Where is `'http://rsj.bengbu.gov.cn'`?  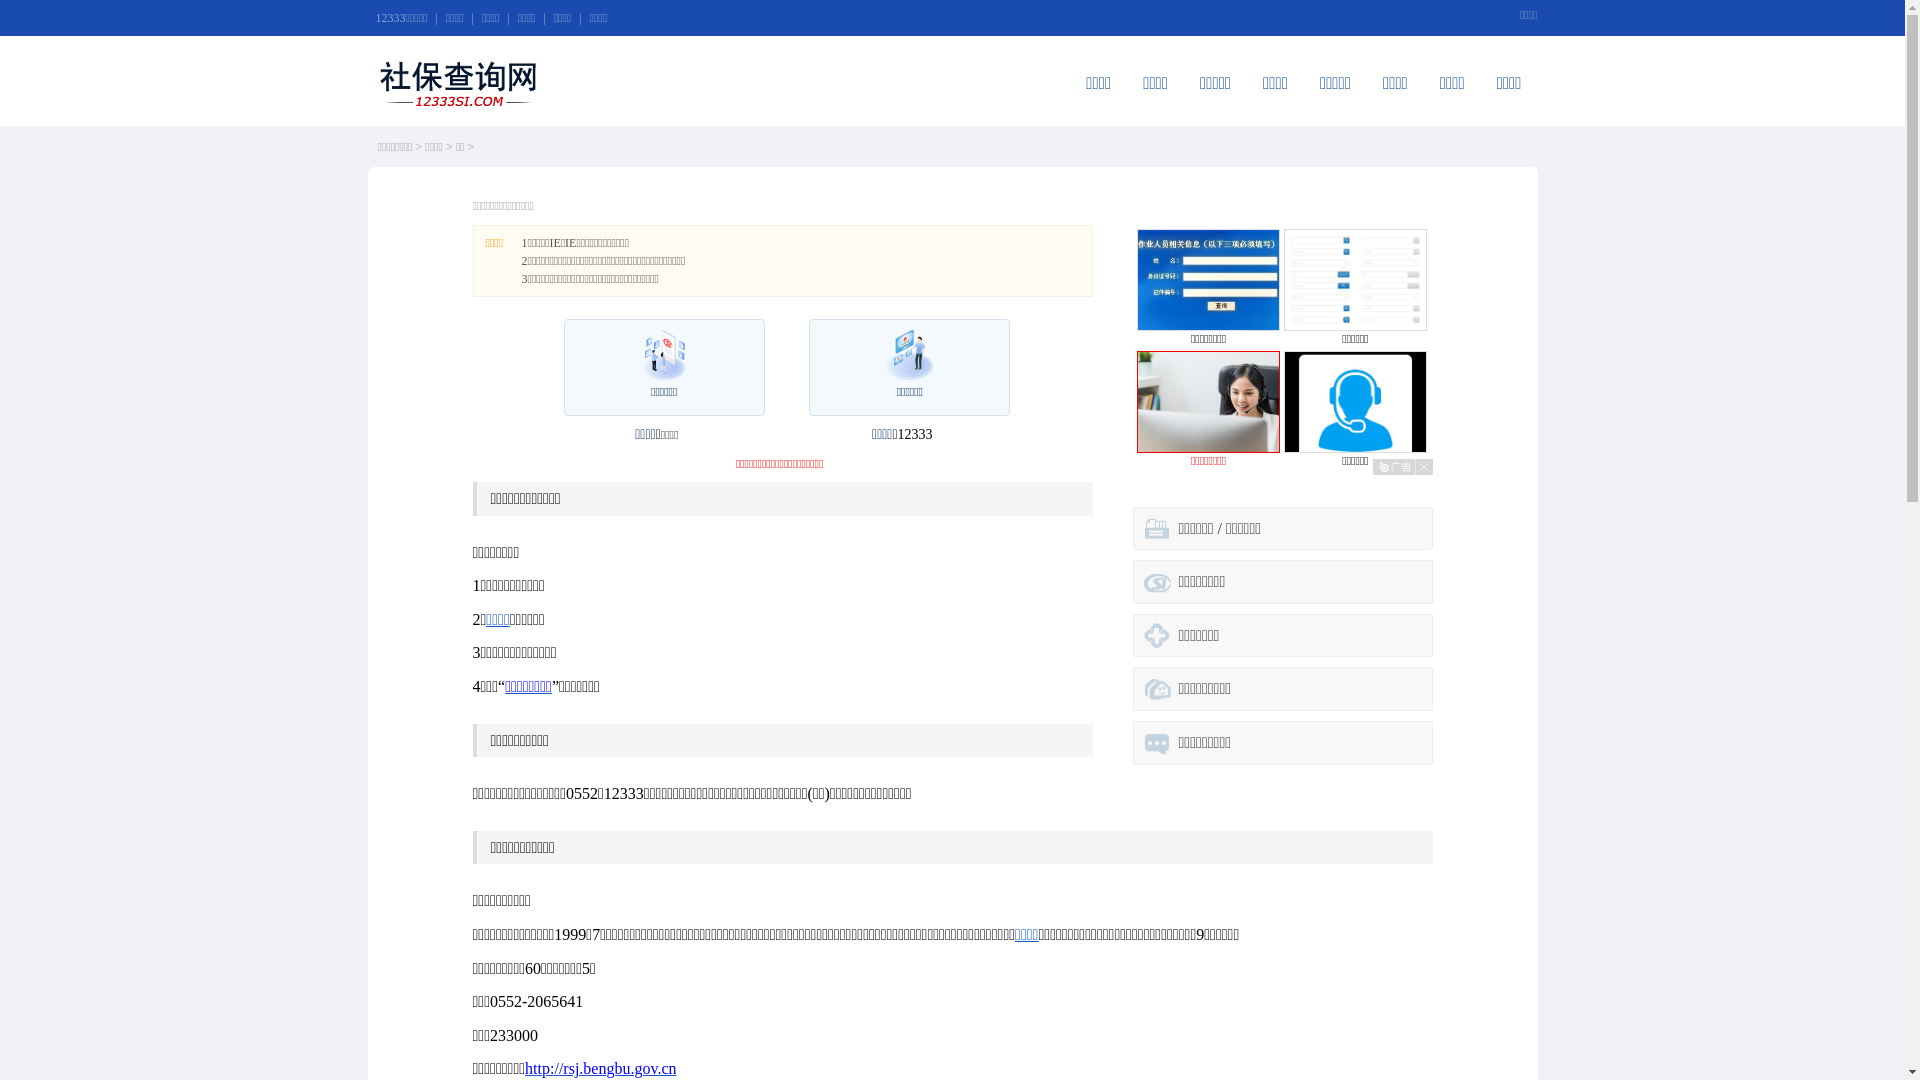
'http://rsj.bengbu.gov.cn' is located at coordinates (599, 1067).